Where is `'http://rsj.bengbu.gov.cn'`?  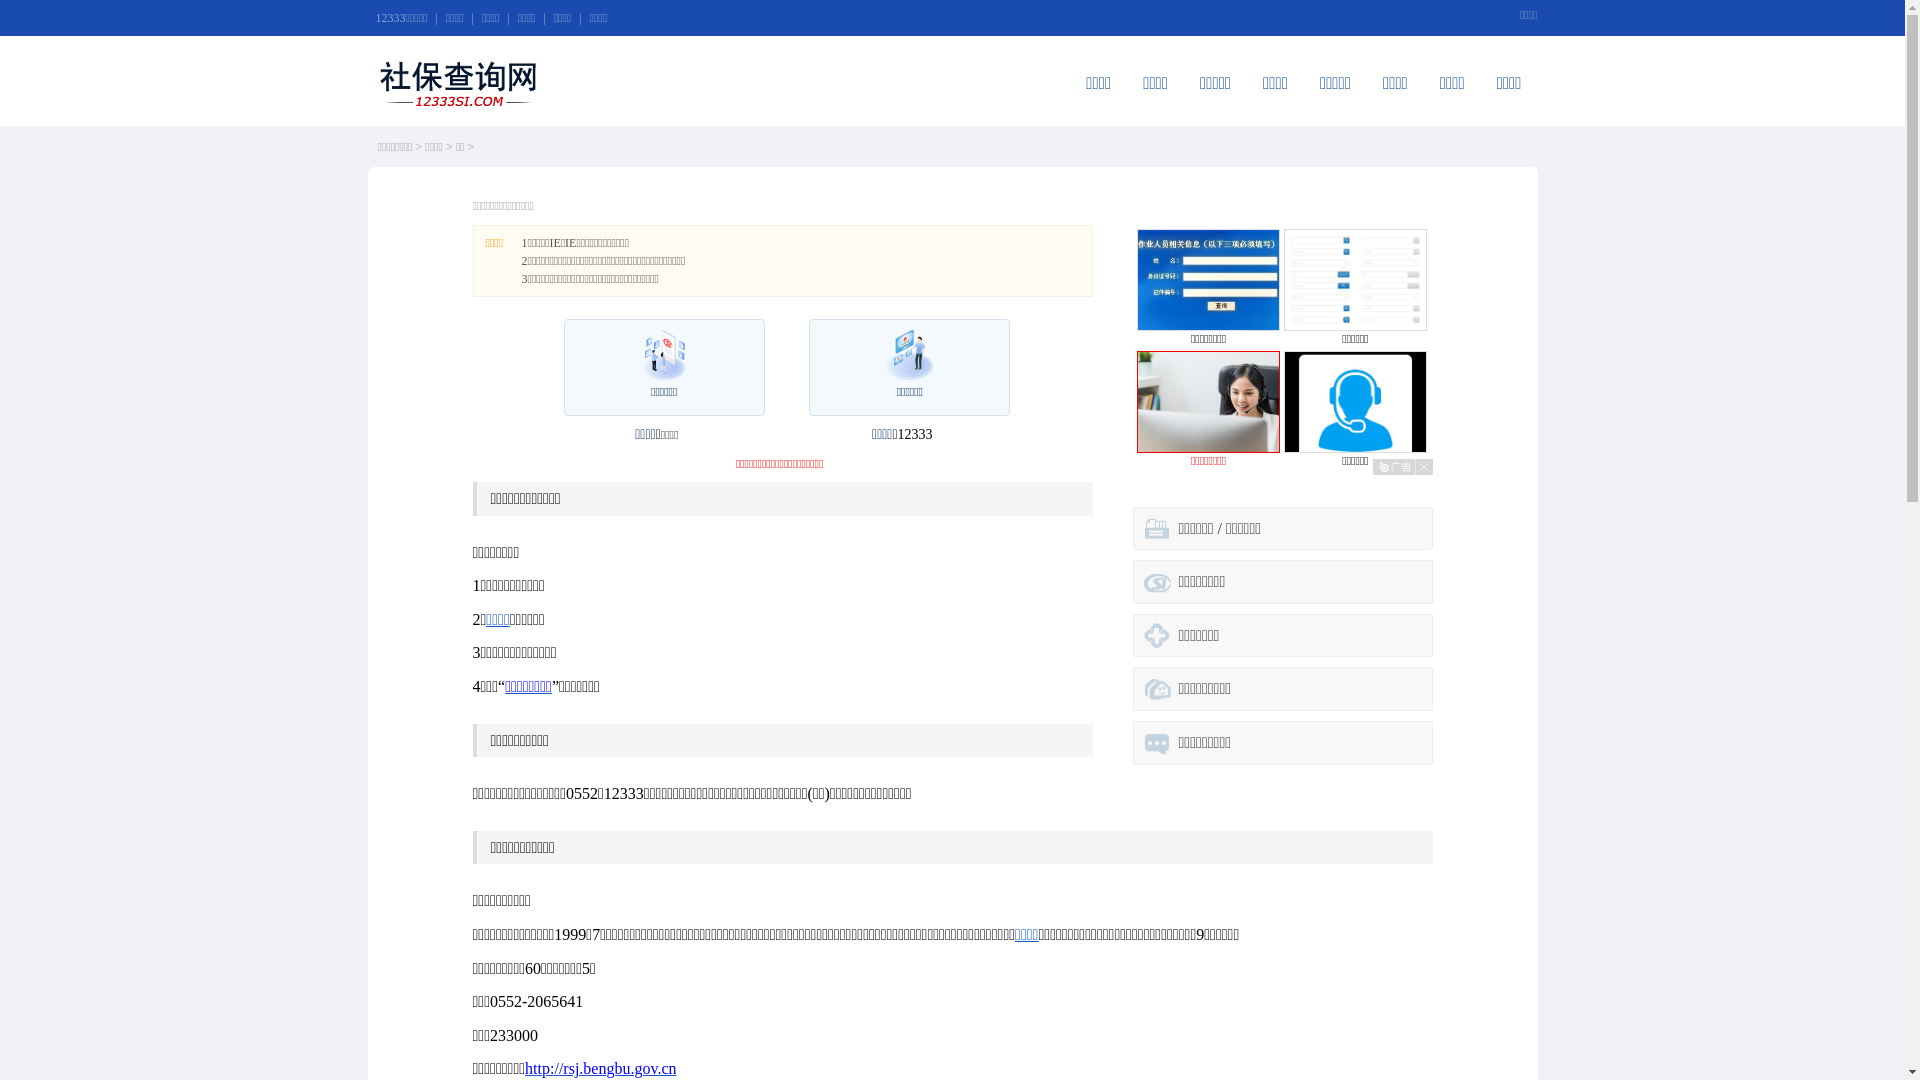
'http://rsj.bengbu.gov.cn' is located at coordinates (599, 1067).